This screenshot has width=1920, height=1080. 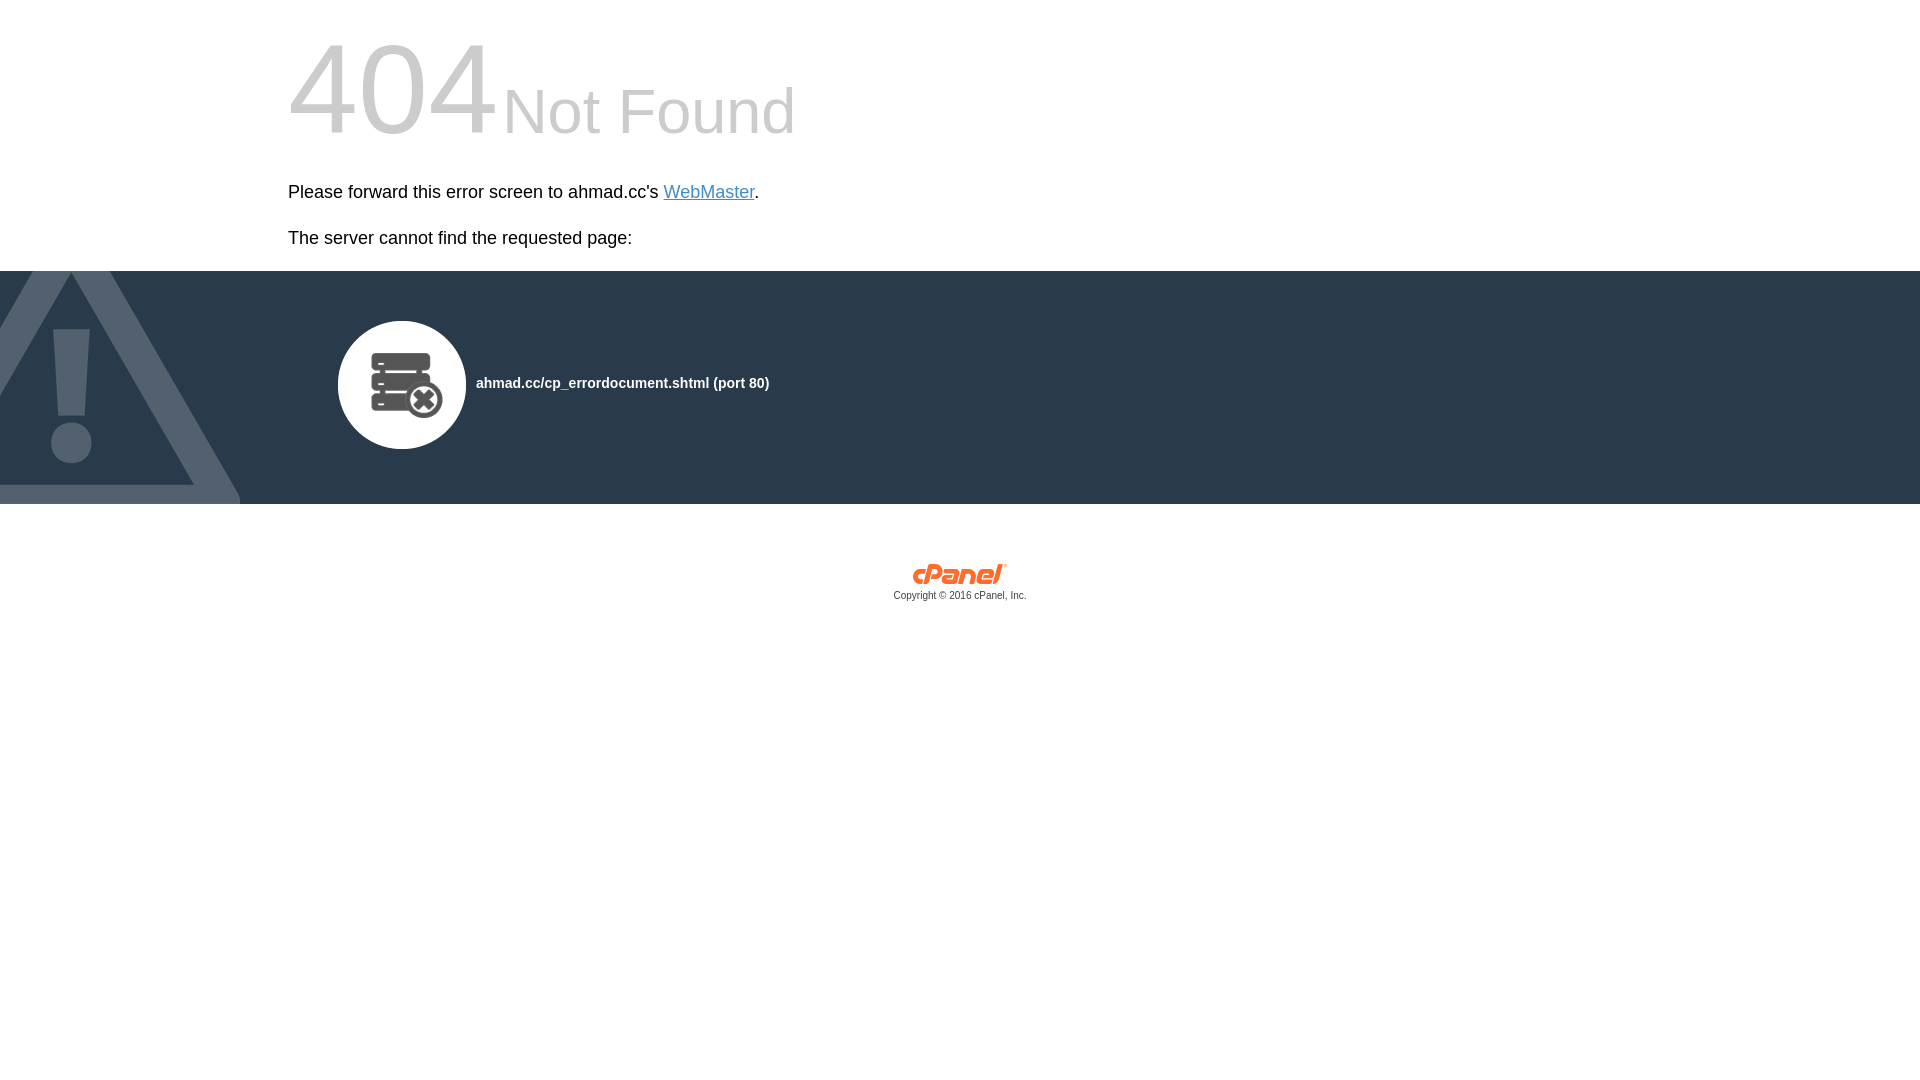 I want to click on 'WebMaster', so click(x=663, y=192).